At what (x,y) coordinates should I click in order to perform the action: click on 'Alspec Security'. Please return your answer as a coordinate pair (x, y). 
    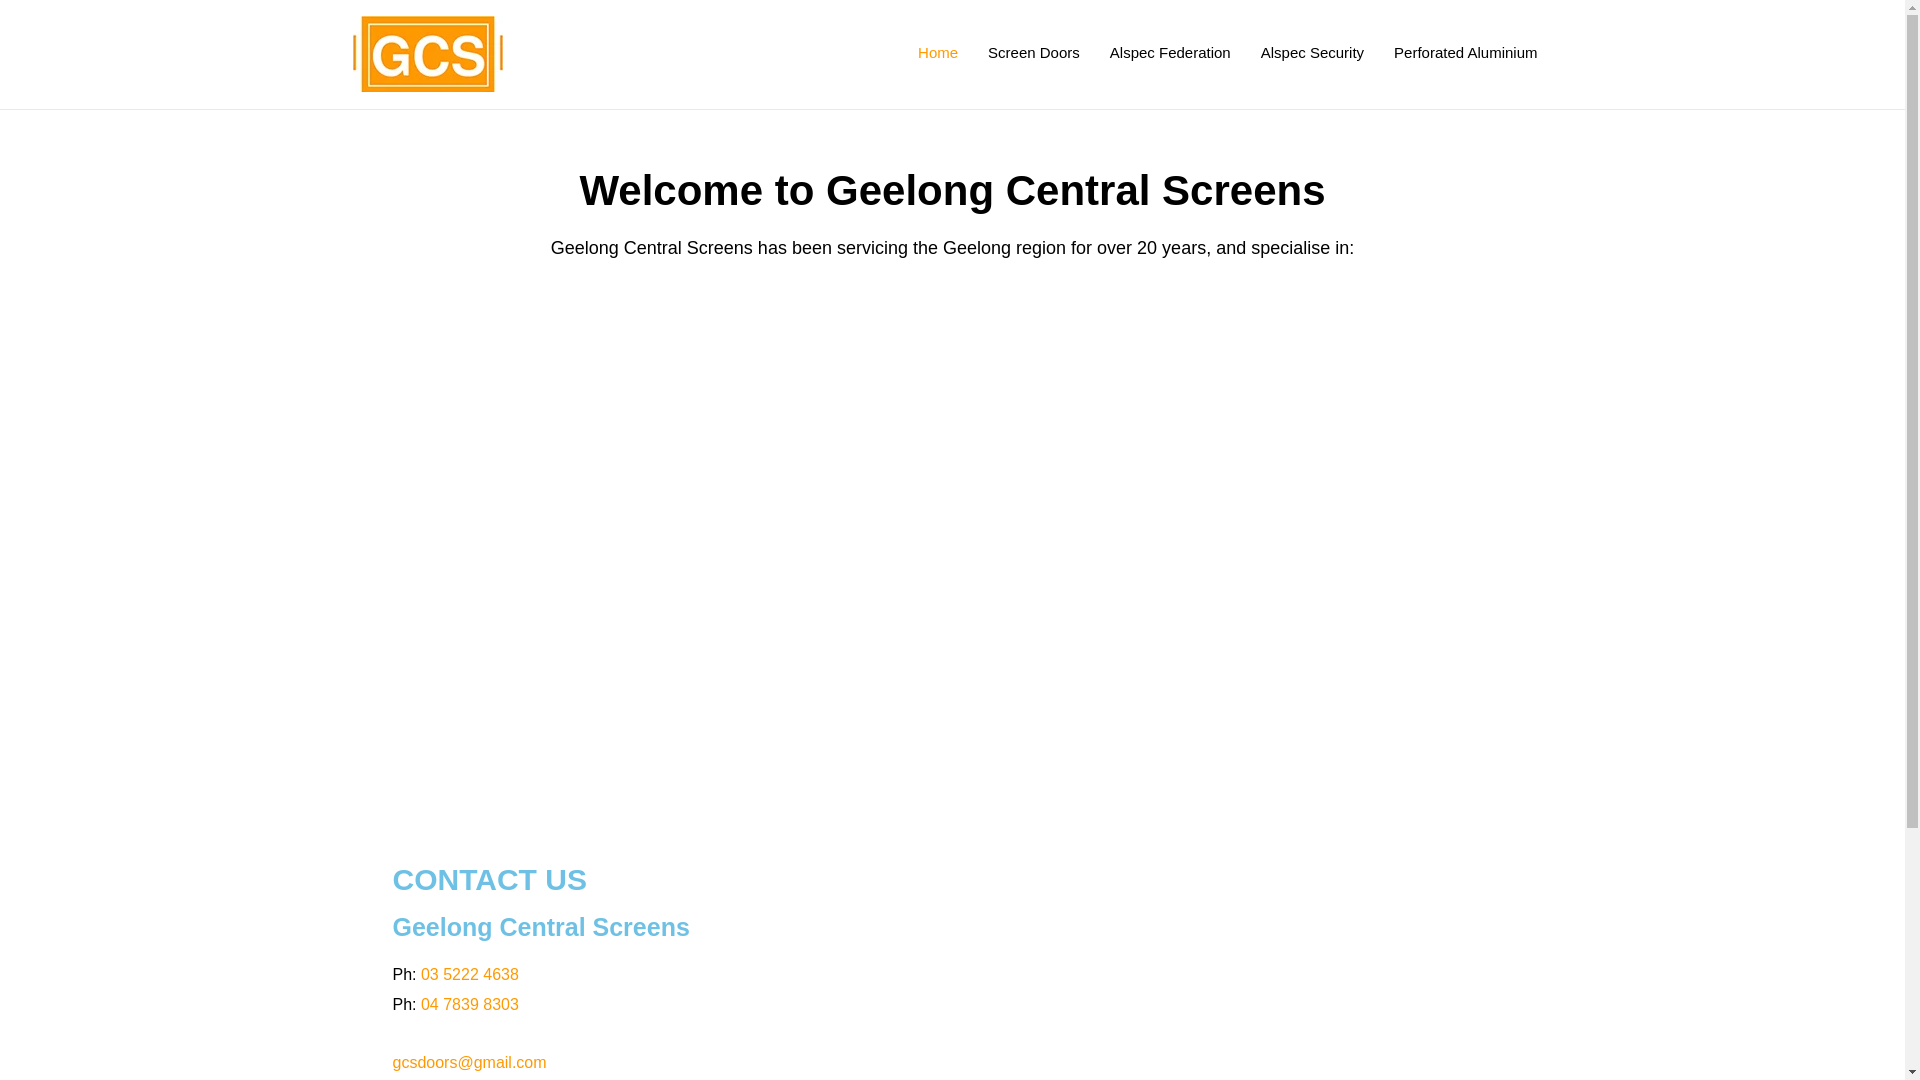
    Looking at the image, I should click on (1312, 50).